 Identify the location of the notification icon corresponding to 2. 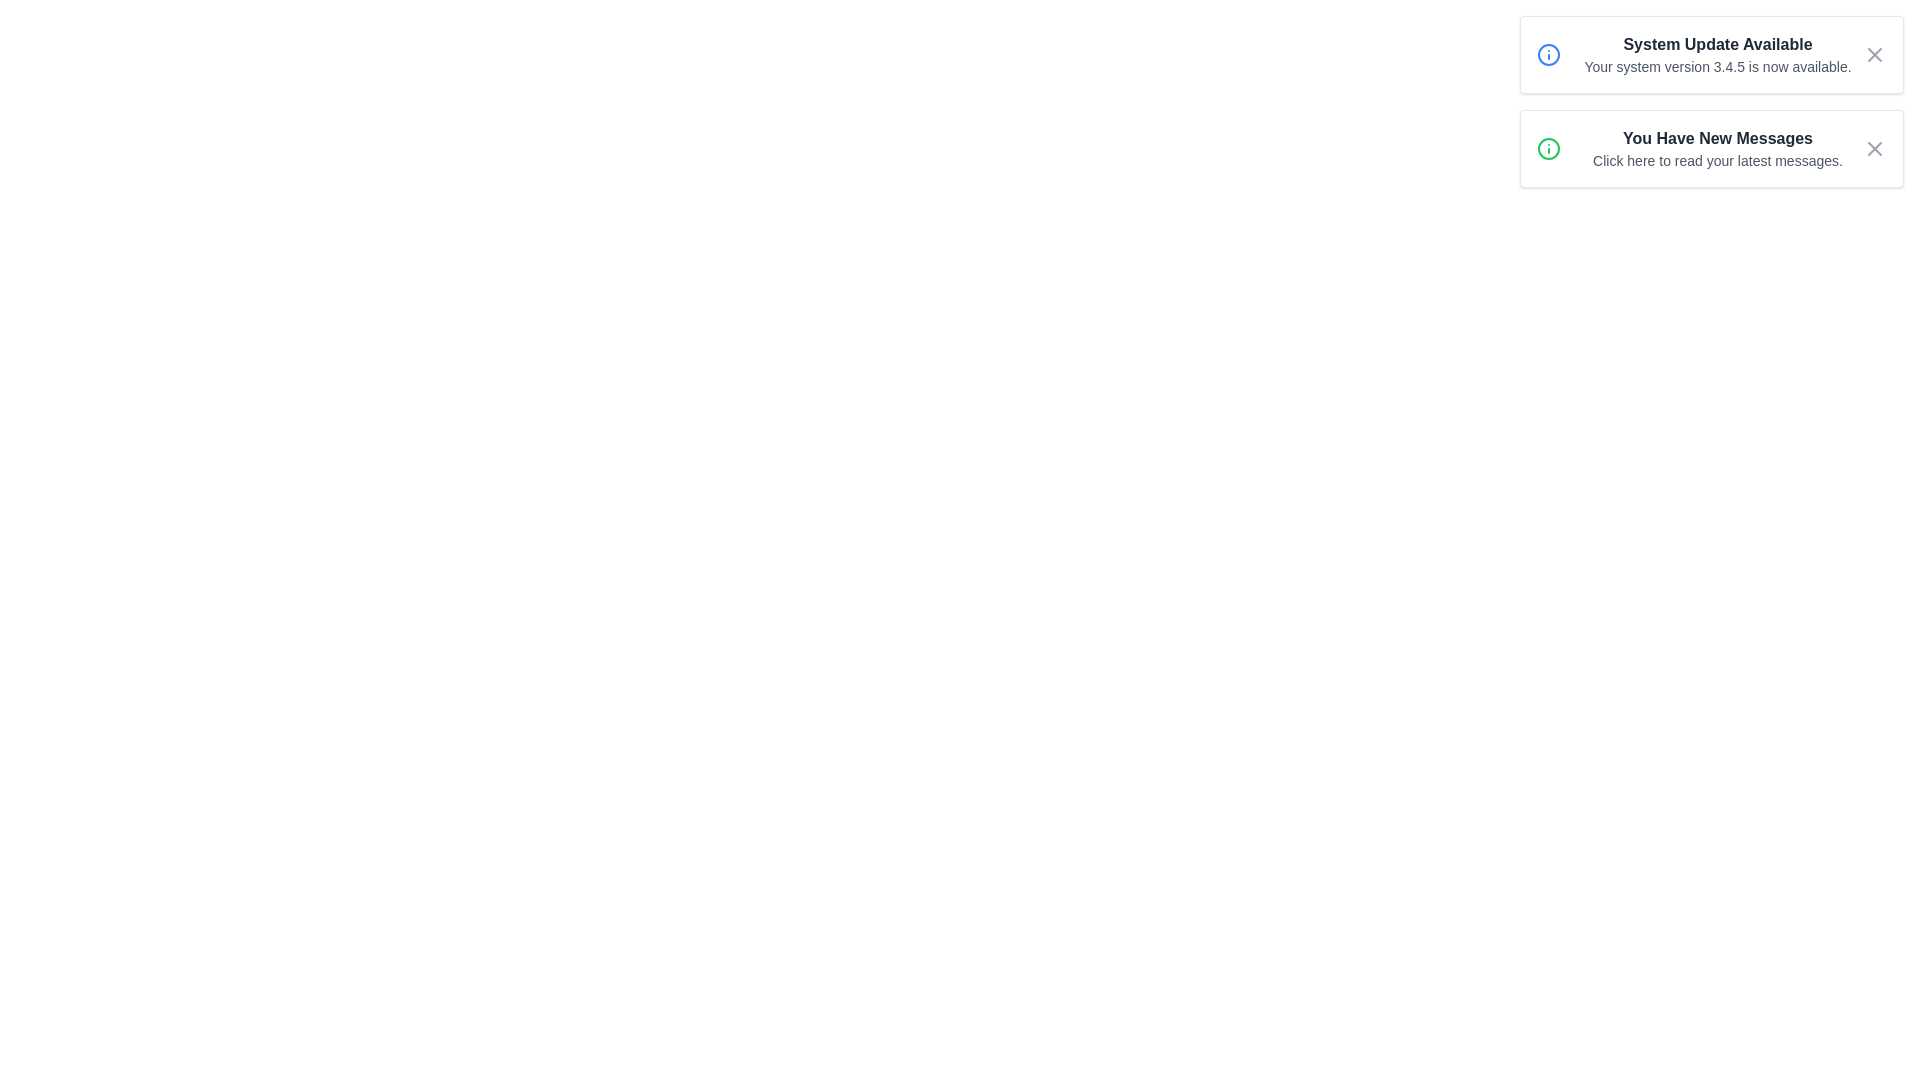
(1548, 148).